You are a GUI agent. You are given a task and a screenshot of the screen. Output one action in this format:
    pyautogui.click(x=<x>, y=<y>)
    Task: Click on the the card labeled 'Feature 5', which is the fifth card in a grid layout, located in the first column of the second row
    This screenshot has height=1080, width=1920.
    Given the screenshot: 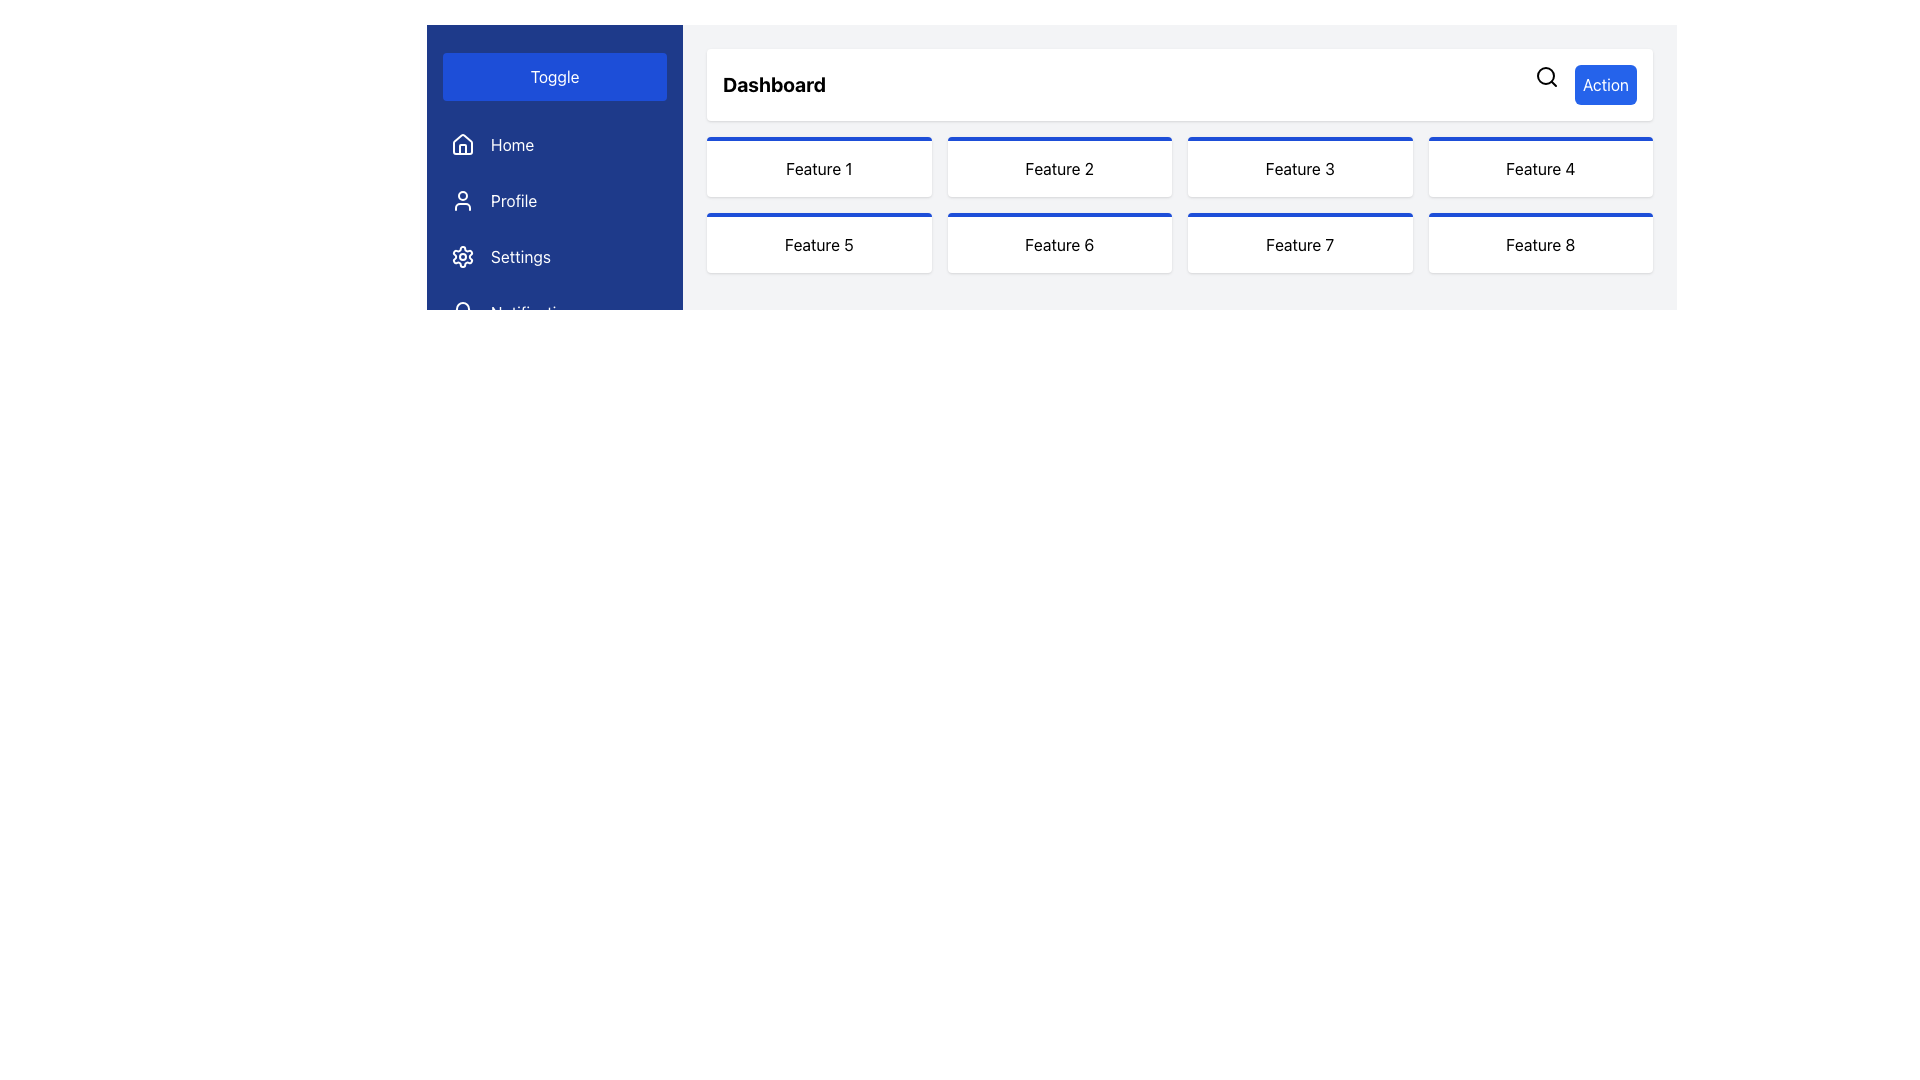 What is the action you would take?
    pyautogui.click(x=819, y=242)
    